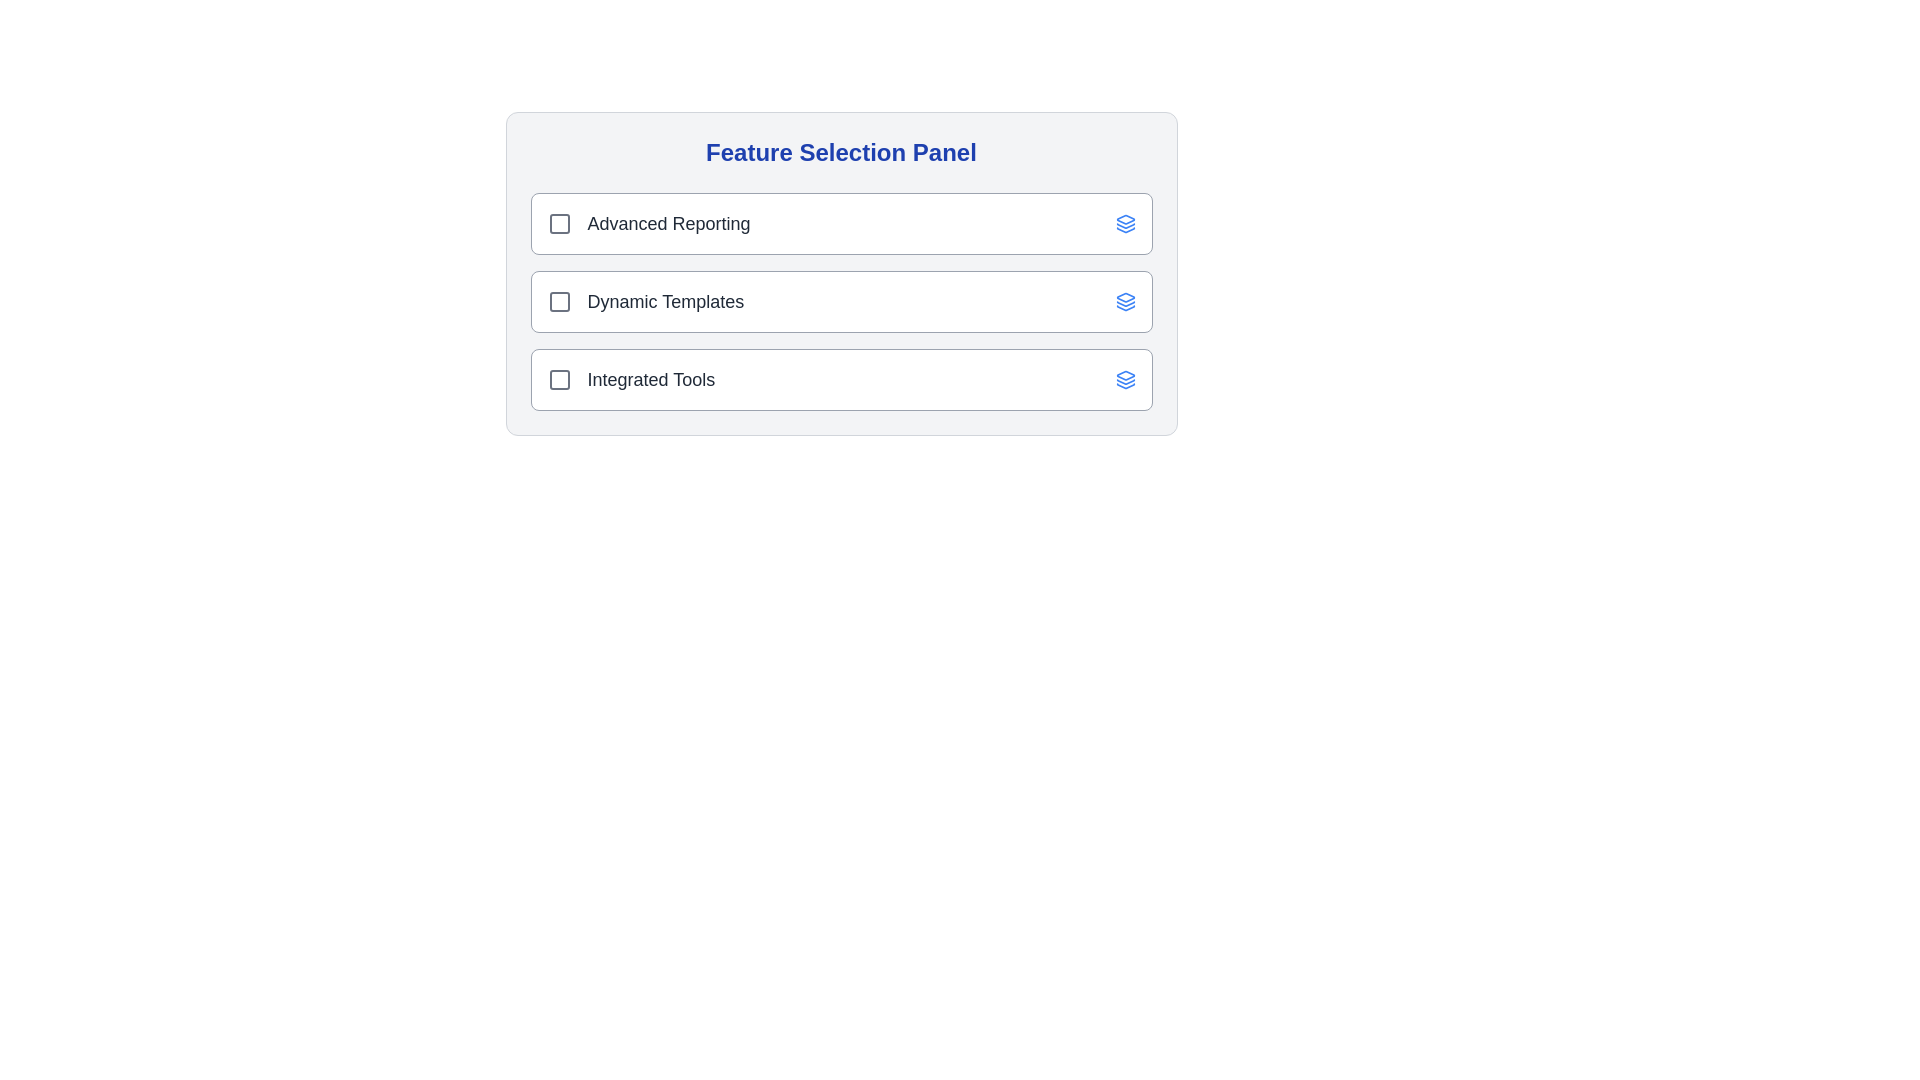  I want to click on the SVG icon located in the rightmost part of the 'Advanced Reporting' card in the 'Feature Selection Panel', so click(1125, 223).